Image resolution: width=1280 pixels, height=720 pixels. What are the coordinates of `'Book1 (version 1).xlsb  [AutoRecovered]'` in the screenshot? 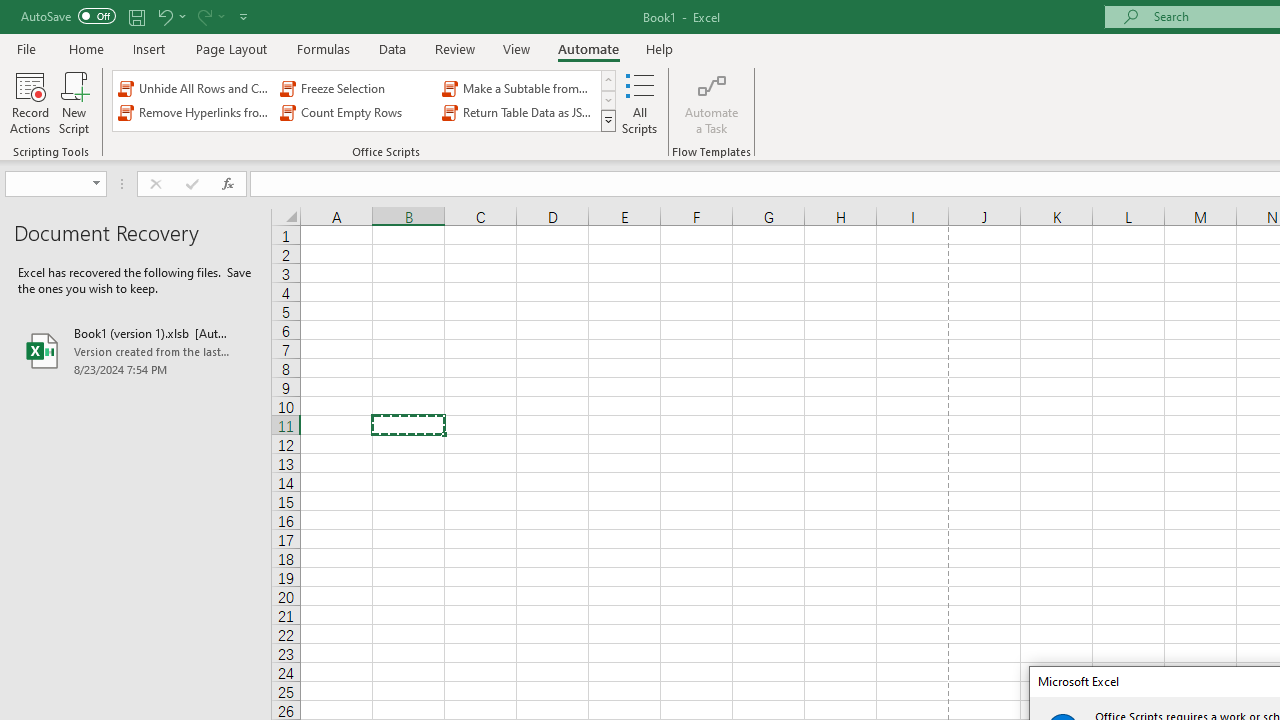 It's located at (135, 350).